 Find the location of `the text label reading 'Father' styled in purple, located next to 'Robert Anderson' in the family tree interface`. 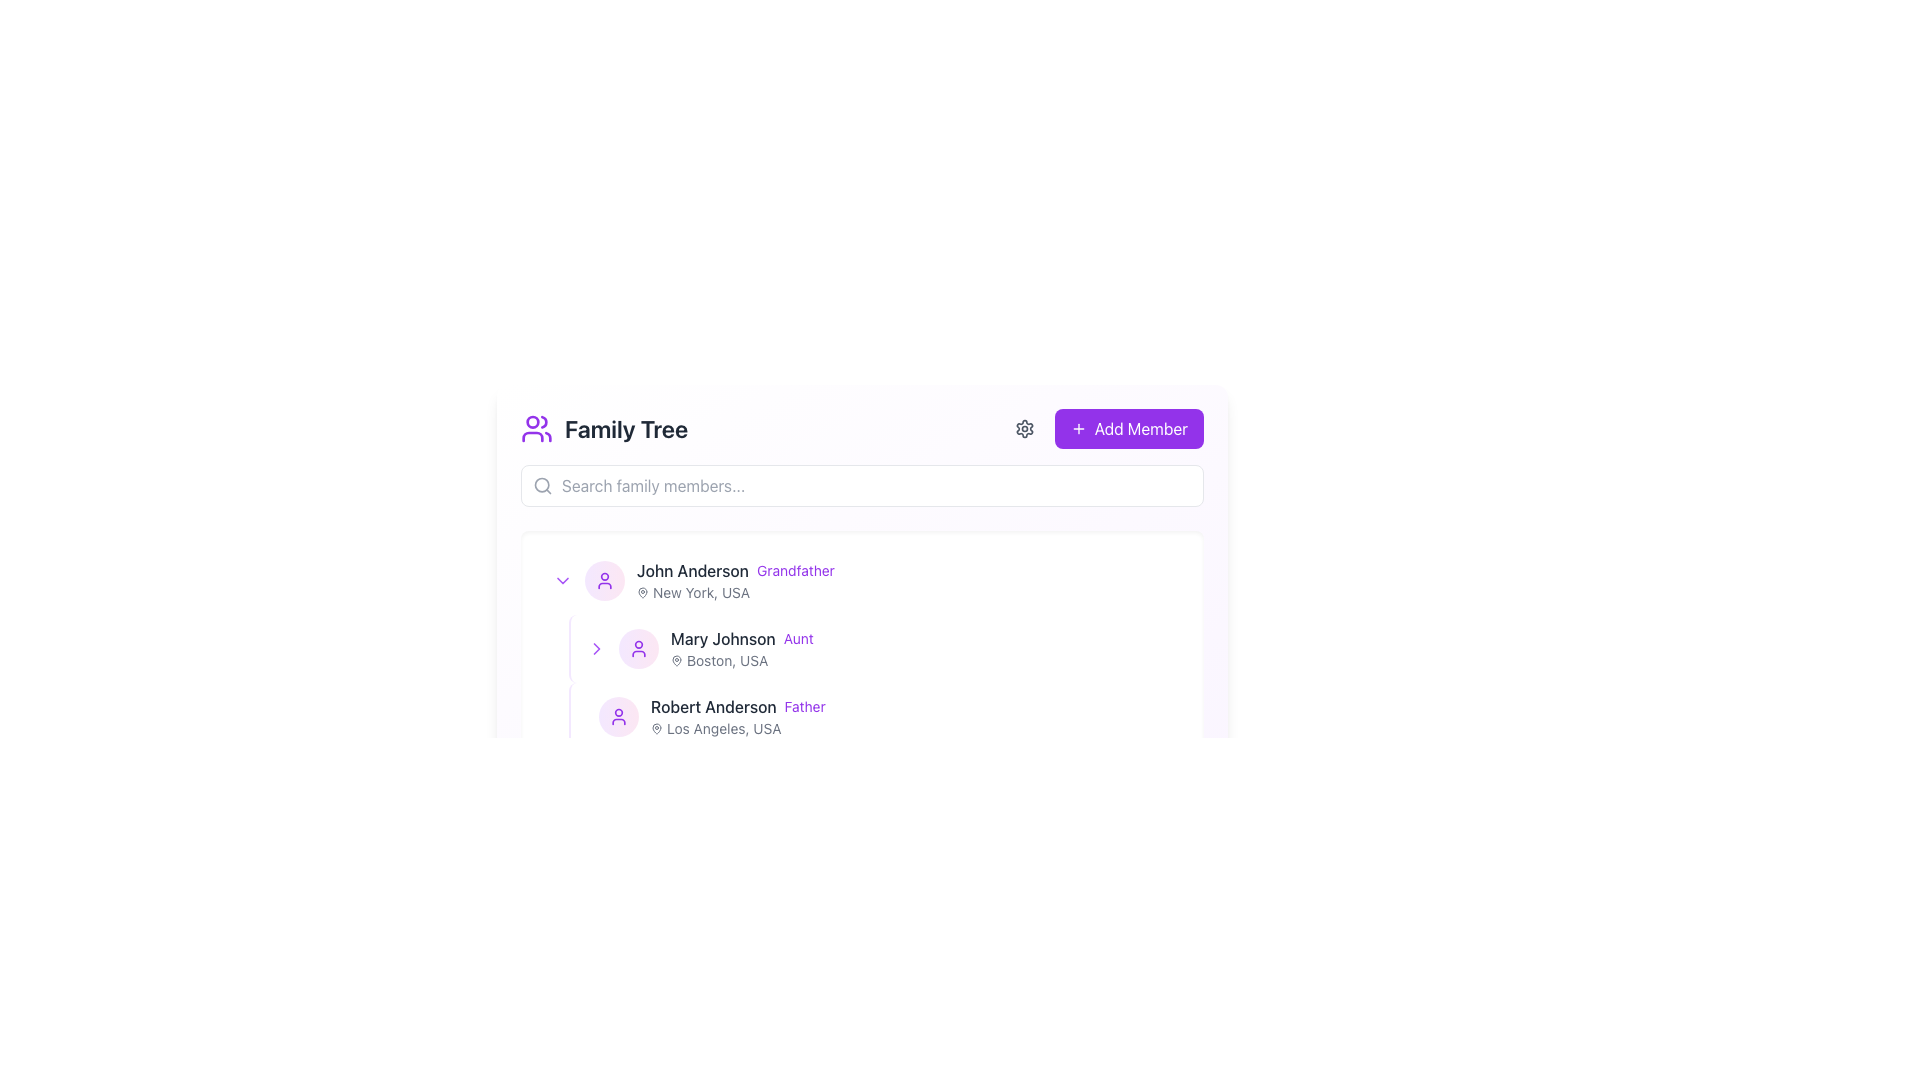

the text label reading 'Father' styled in purple, located next to 'Robert Anderson' in the family tree interface is located at coordinates (805, 705).